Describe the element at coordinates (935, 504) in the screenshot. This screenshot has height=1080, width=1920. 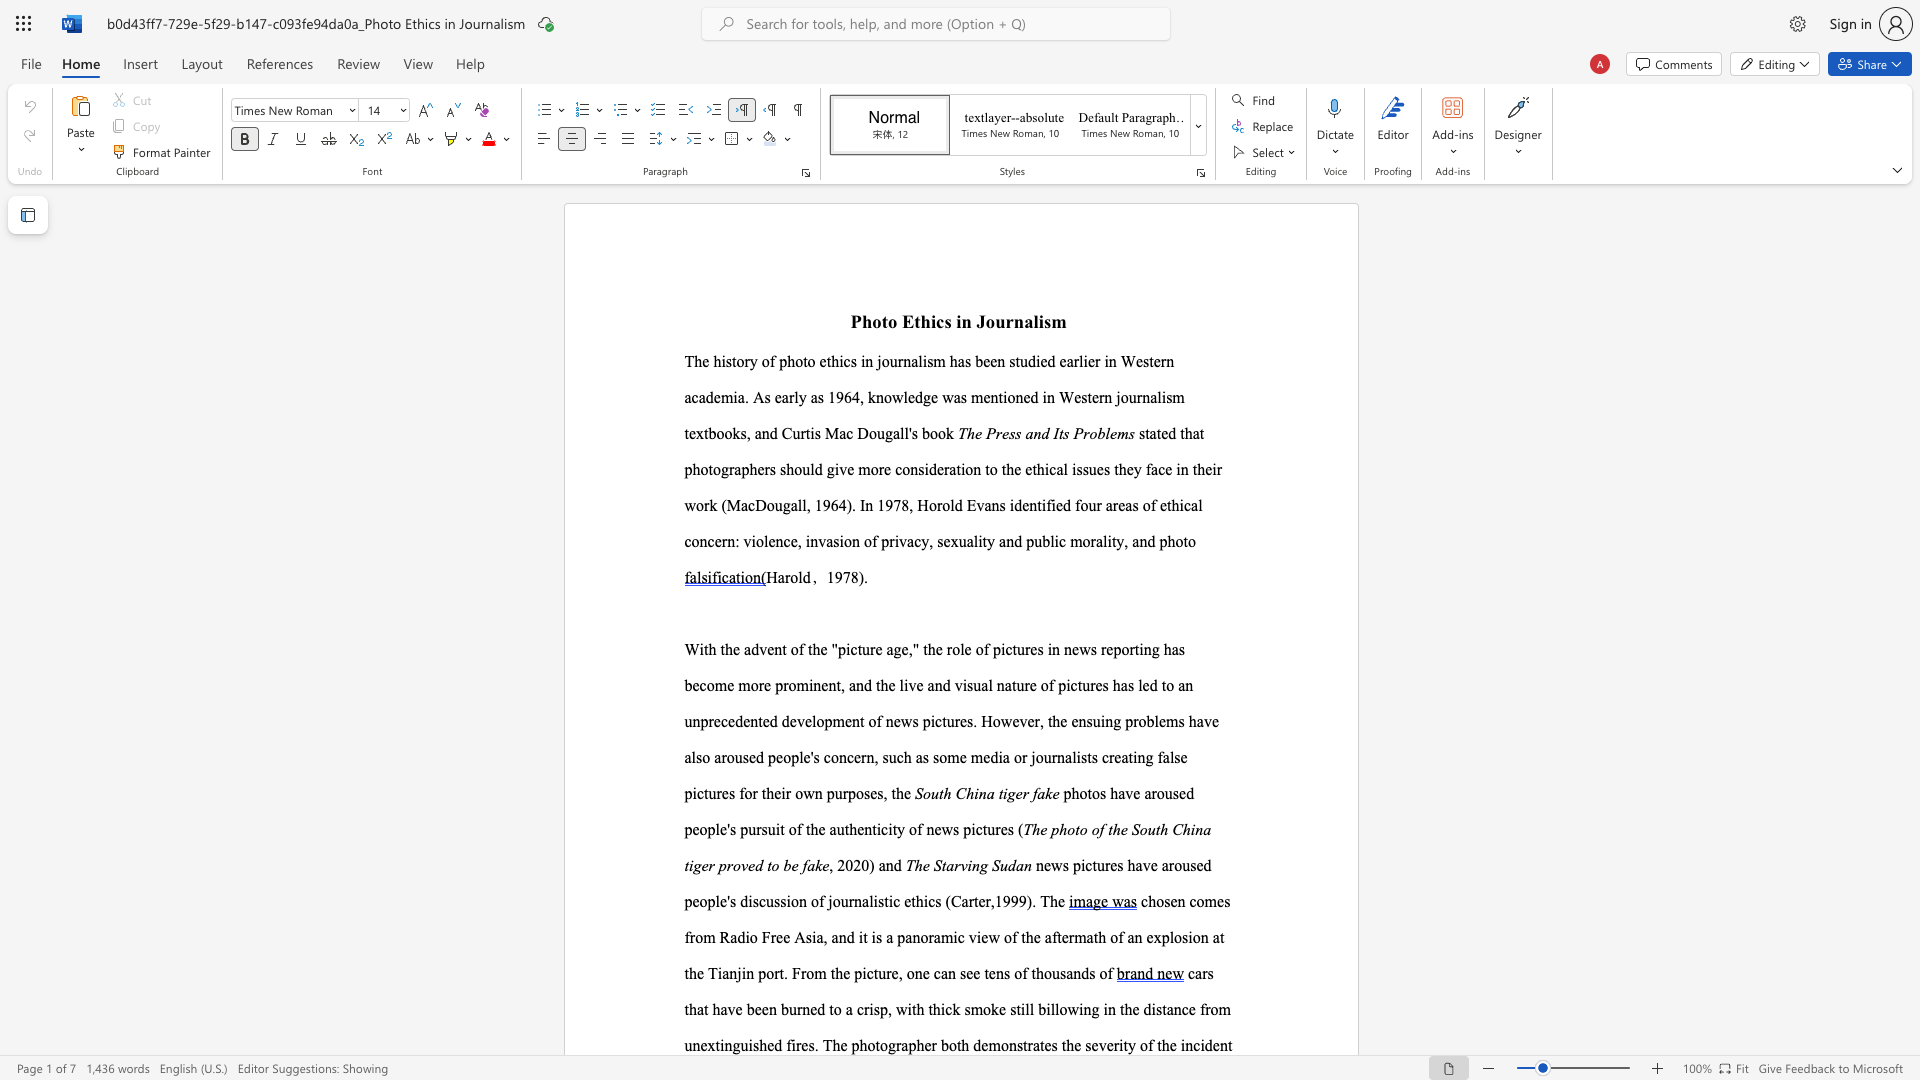
I see `the subset text "rold Evan" within the text ". In 1978, Horold Evans"` at that location.